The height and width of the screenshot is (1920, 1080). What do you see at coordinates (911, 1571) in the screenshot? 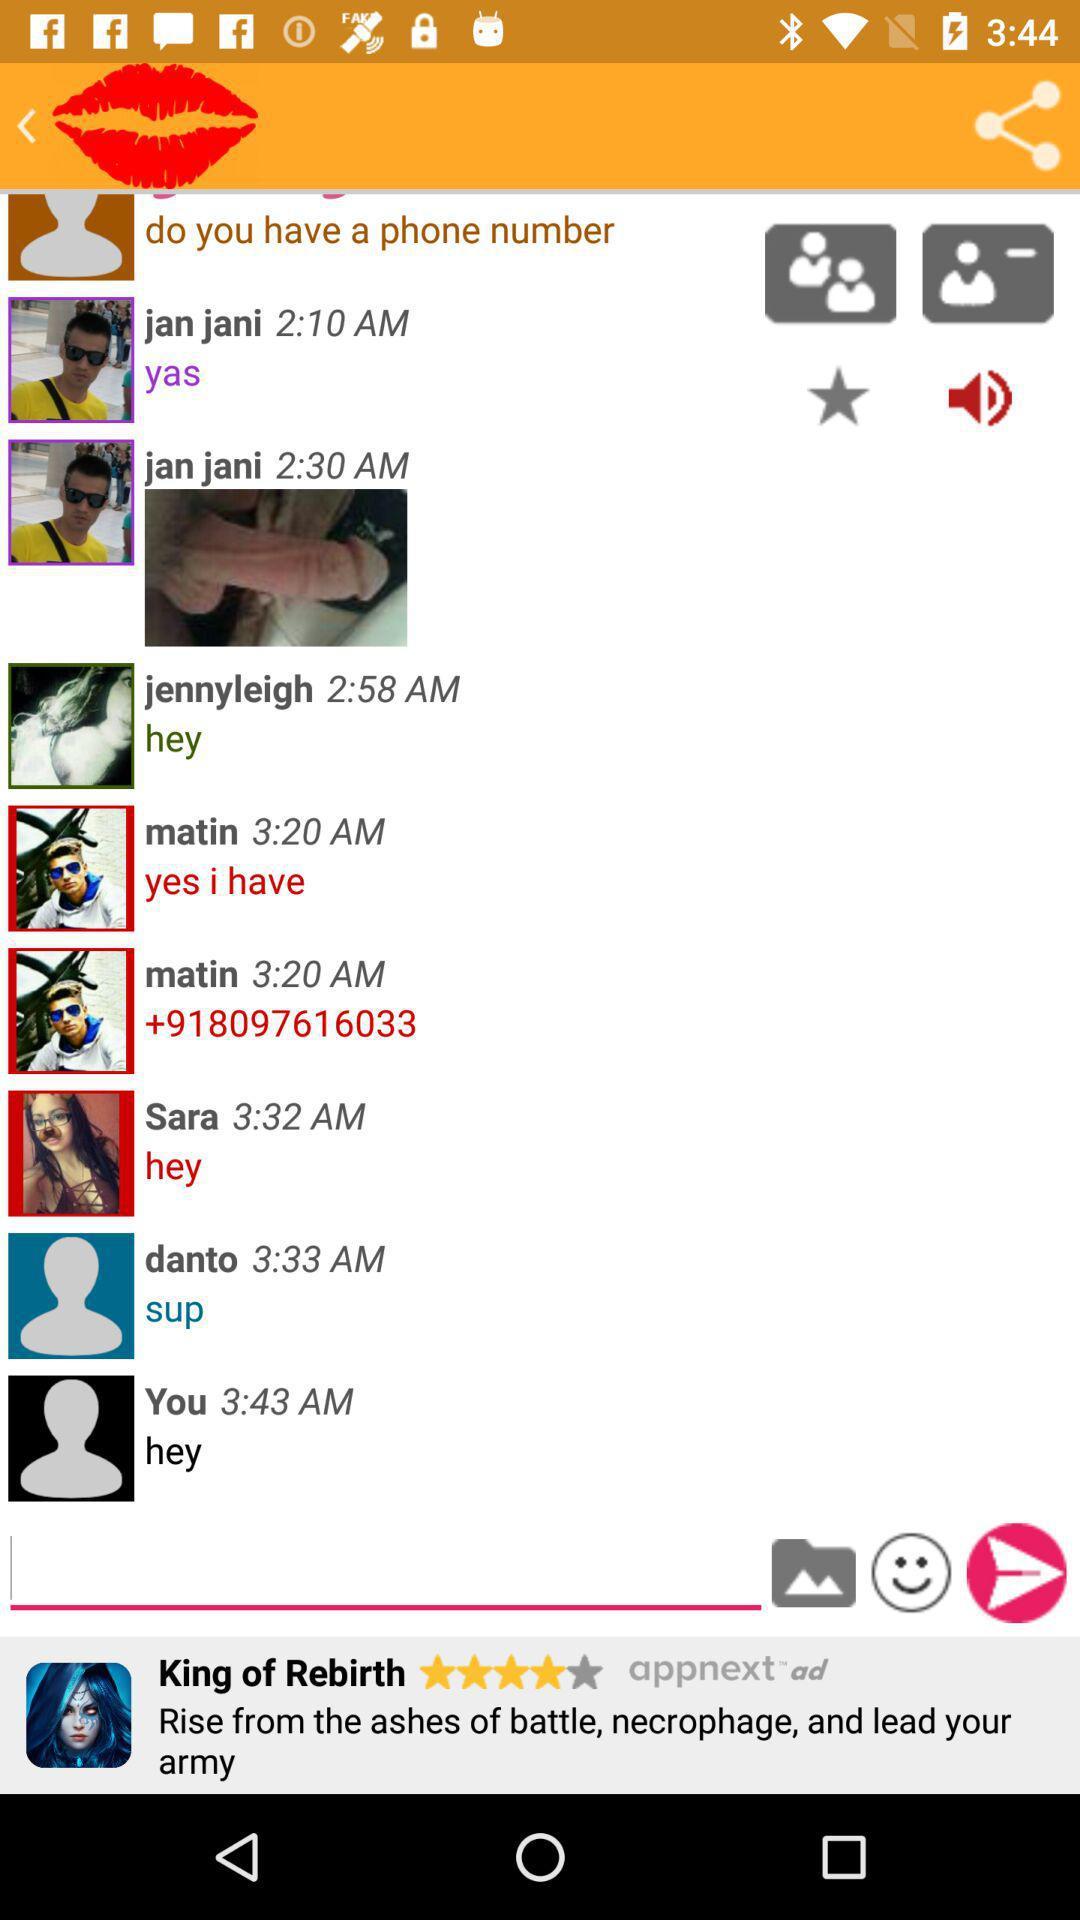
I see `emogi` at bounding box center [911, 1571].